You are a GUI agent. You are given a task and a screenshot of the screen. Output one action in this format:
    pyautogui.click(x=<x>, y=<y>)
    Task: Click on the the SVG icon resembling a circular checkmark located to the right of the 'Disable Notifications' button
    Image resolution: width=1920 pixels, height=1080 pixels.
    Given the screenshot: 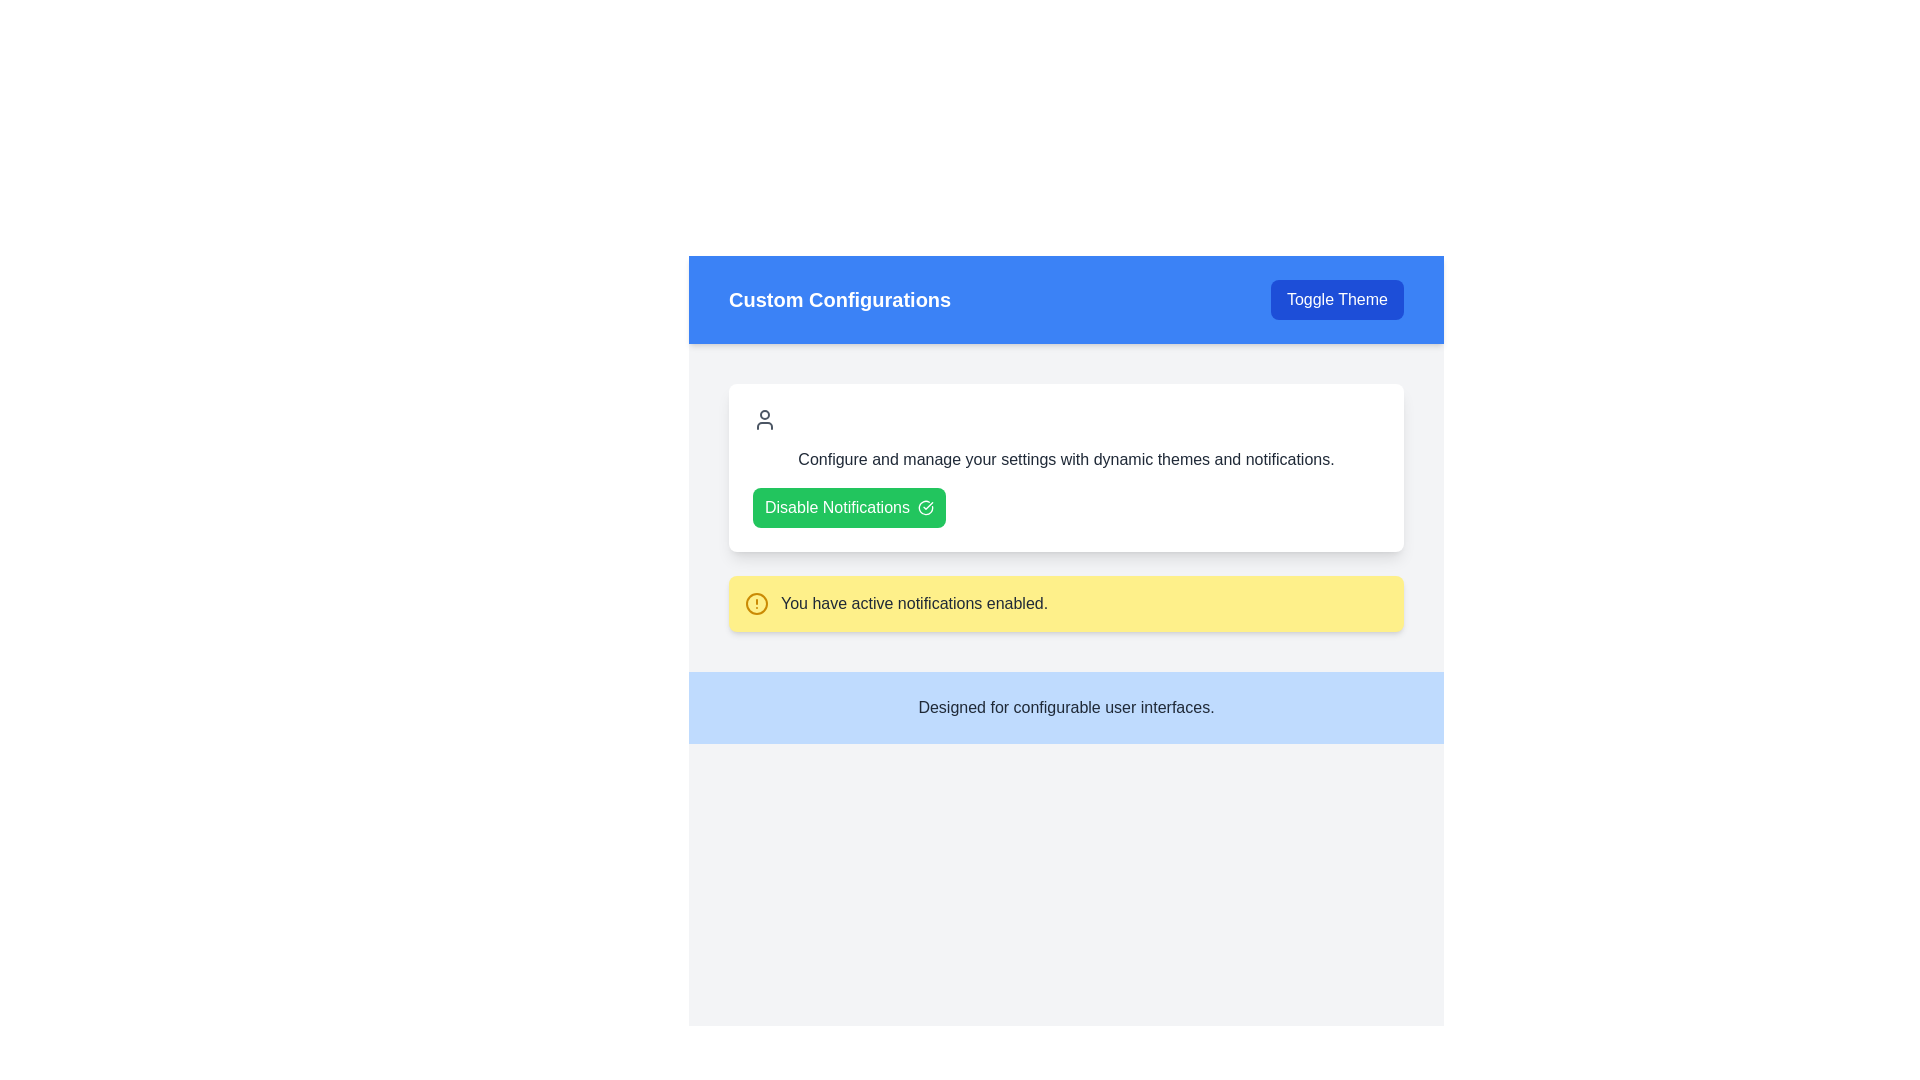 What is the action you would take?
    pyautogui.click(x=925, y=507)
    